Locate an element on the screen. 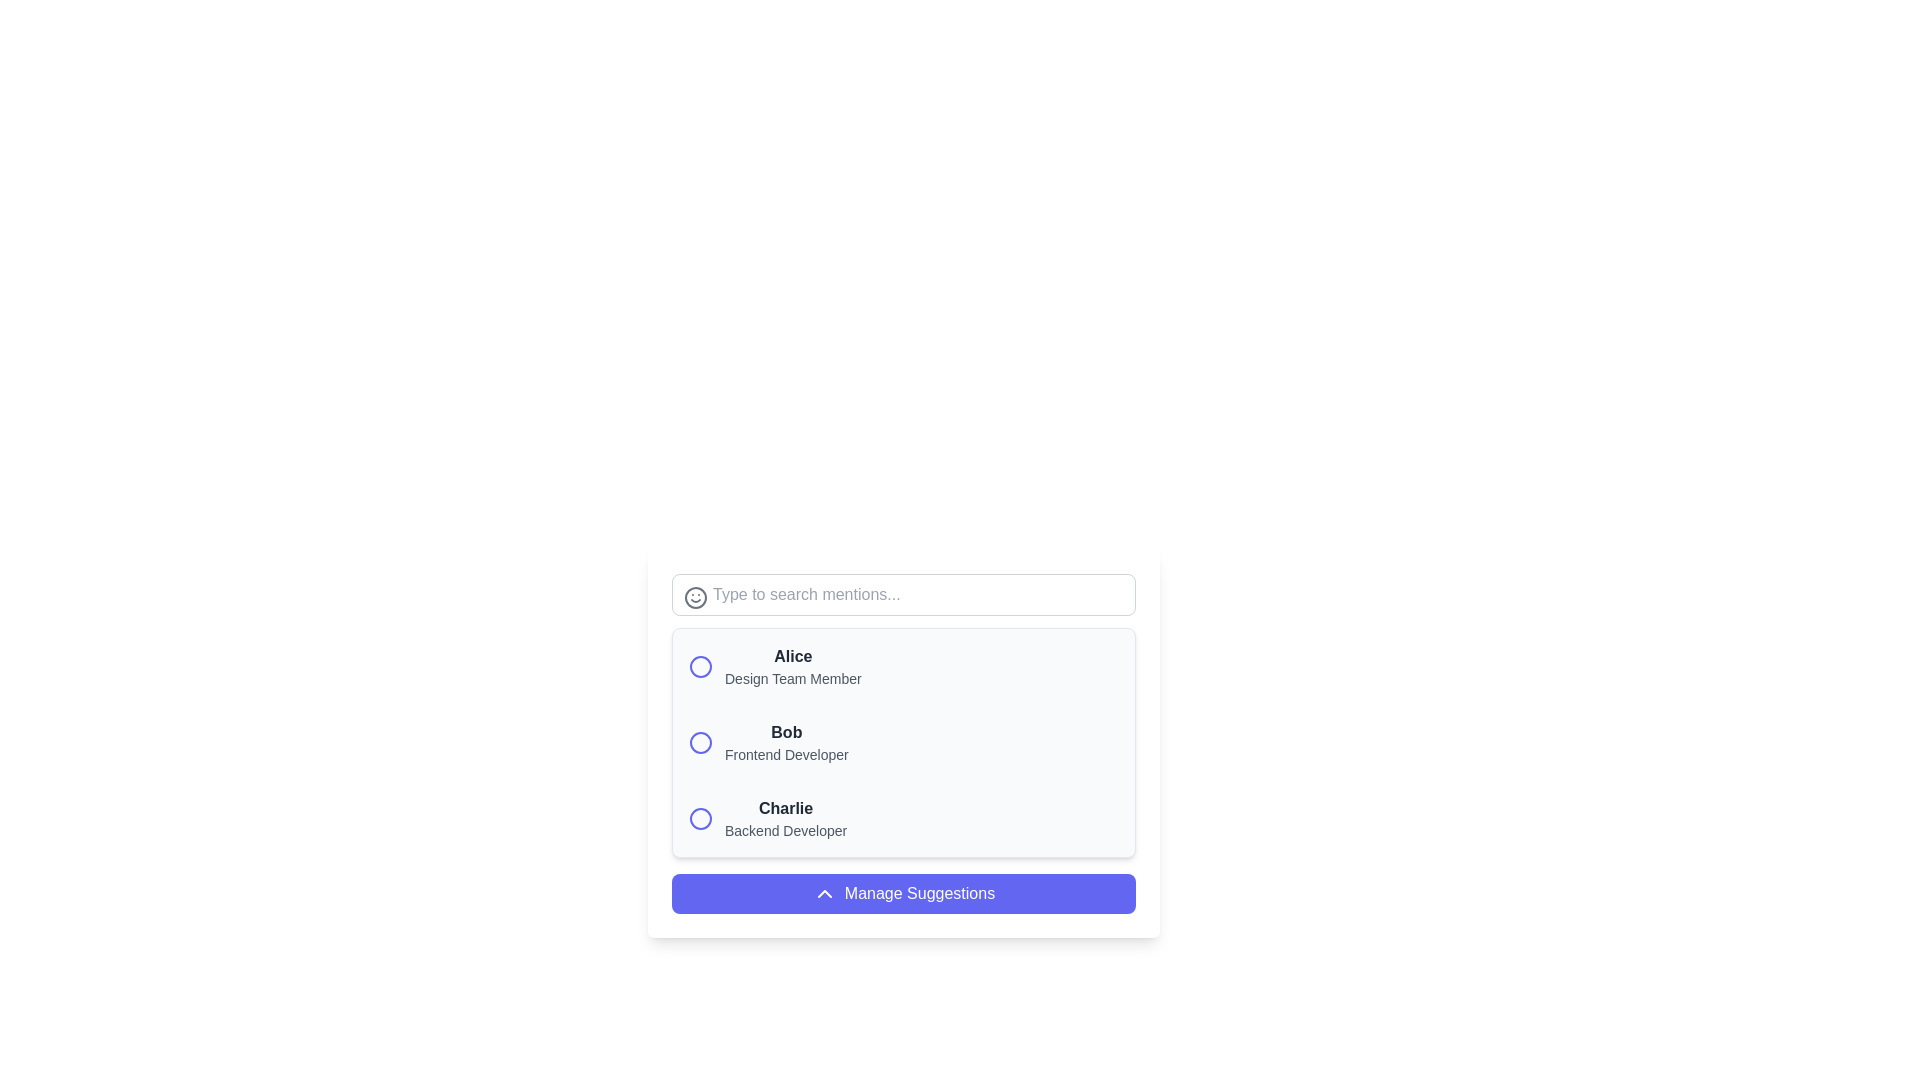 This screenshot has width=1920, height=1080. the text display component that shows the name and role of a team member, located above the entries for 'Bob' and 'Charlie' is located at coordinates (791, 667).